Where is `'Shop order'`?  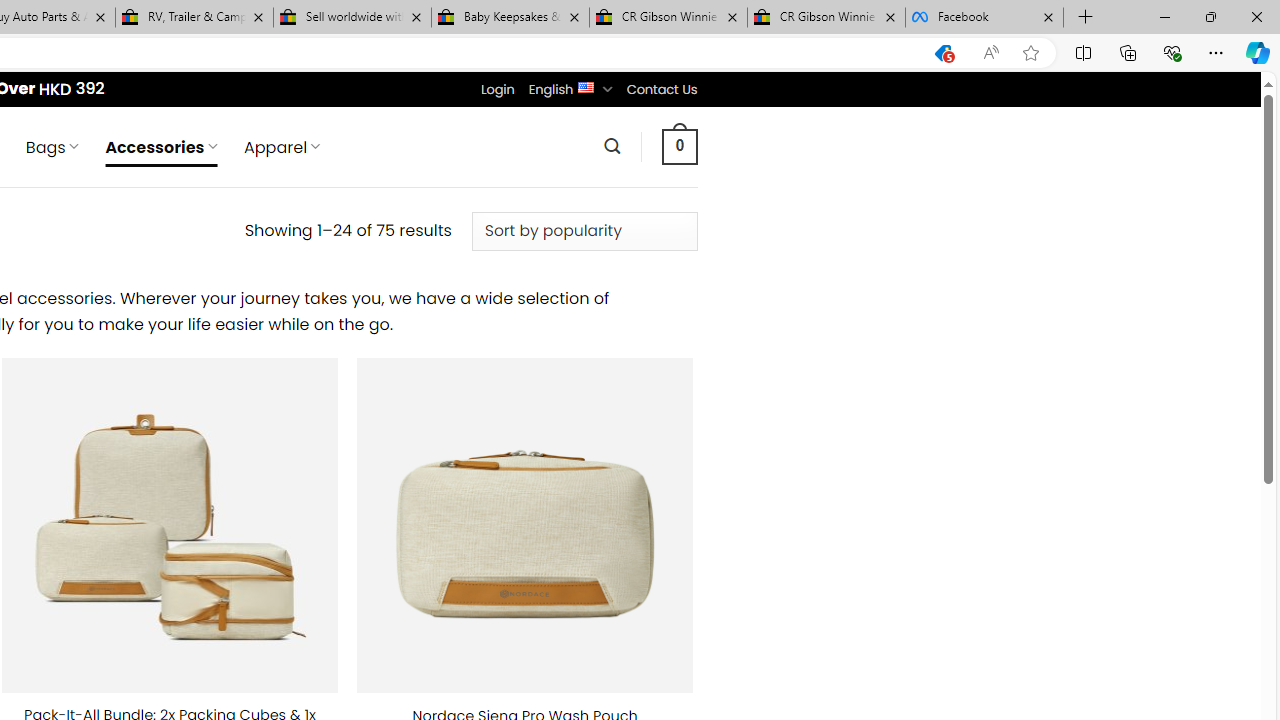
'Shop order' is located at coordinates (583, 230).